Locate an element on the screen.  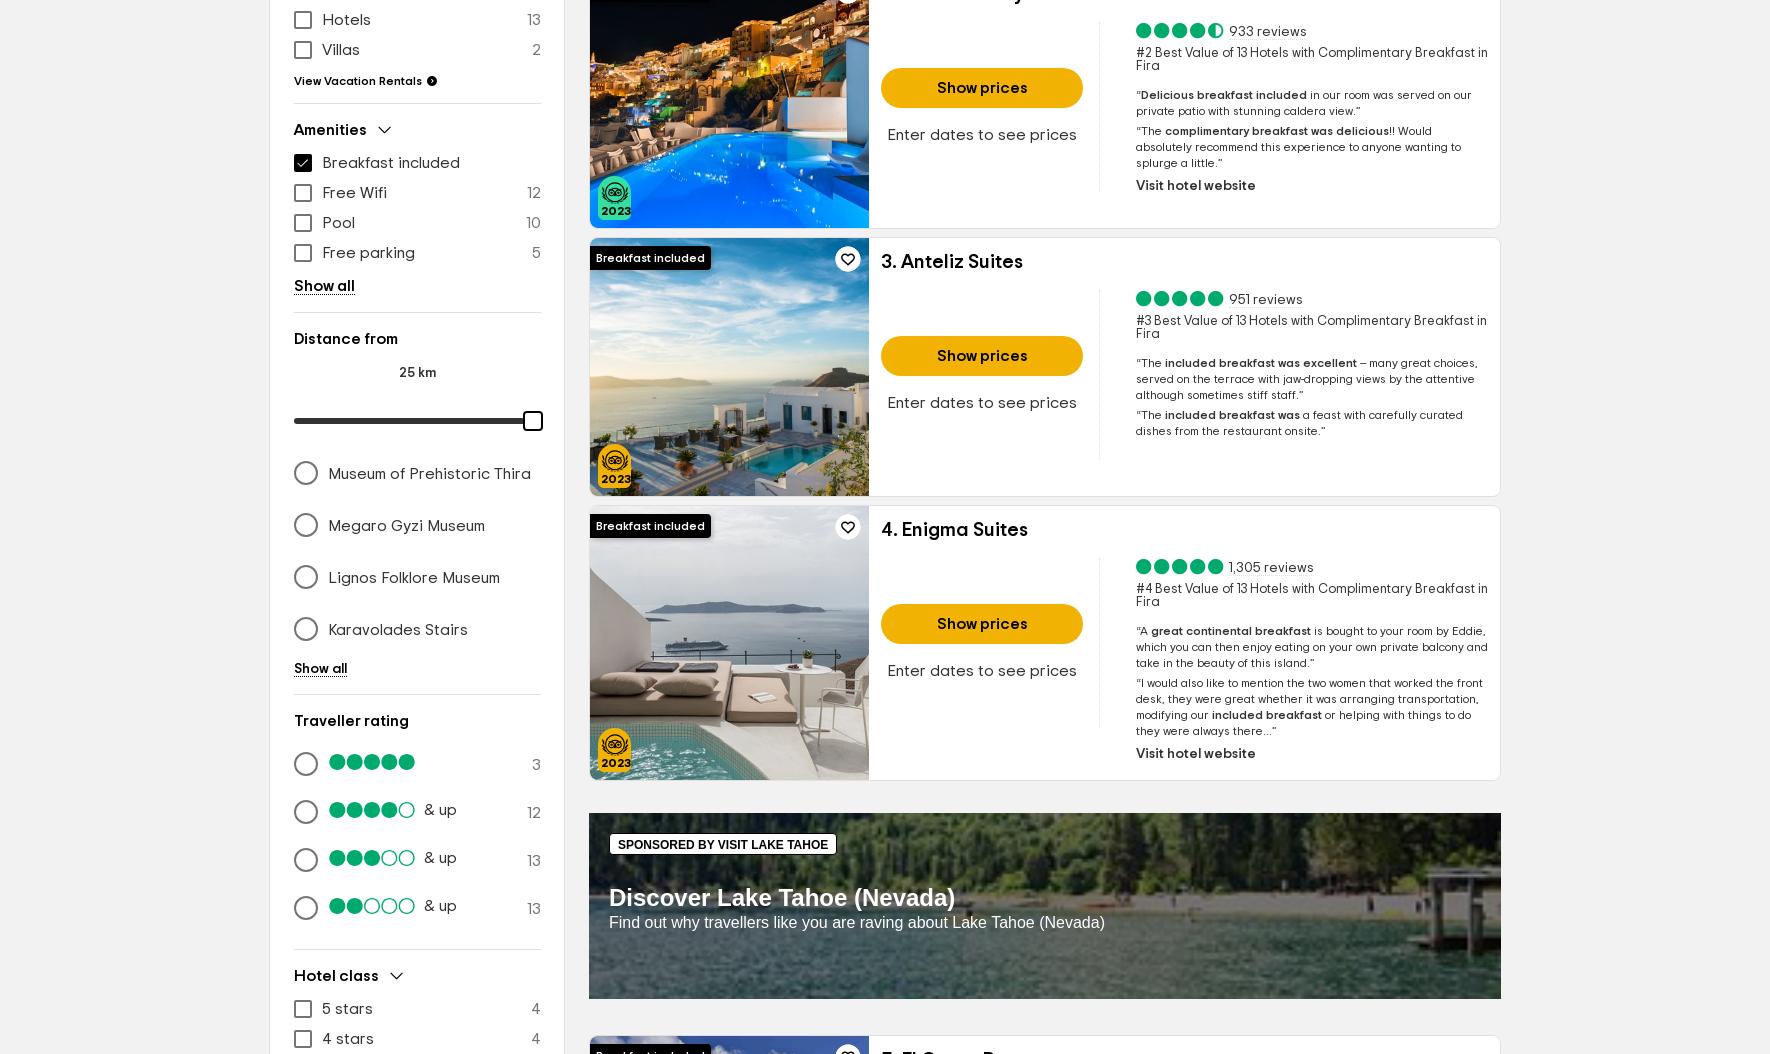
'Traveller rating' is located at coordinates (350, 720).